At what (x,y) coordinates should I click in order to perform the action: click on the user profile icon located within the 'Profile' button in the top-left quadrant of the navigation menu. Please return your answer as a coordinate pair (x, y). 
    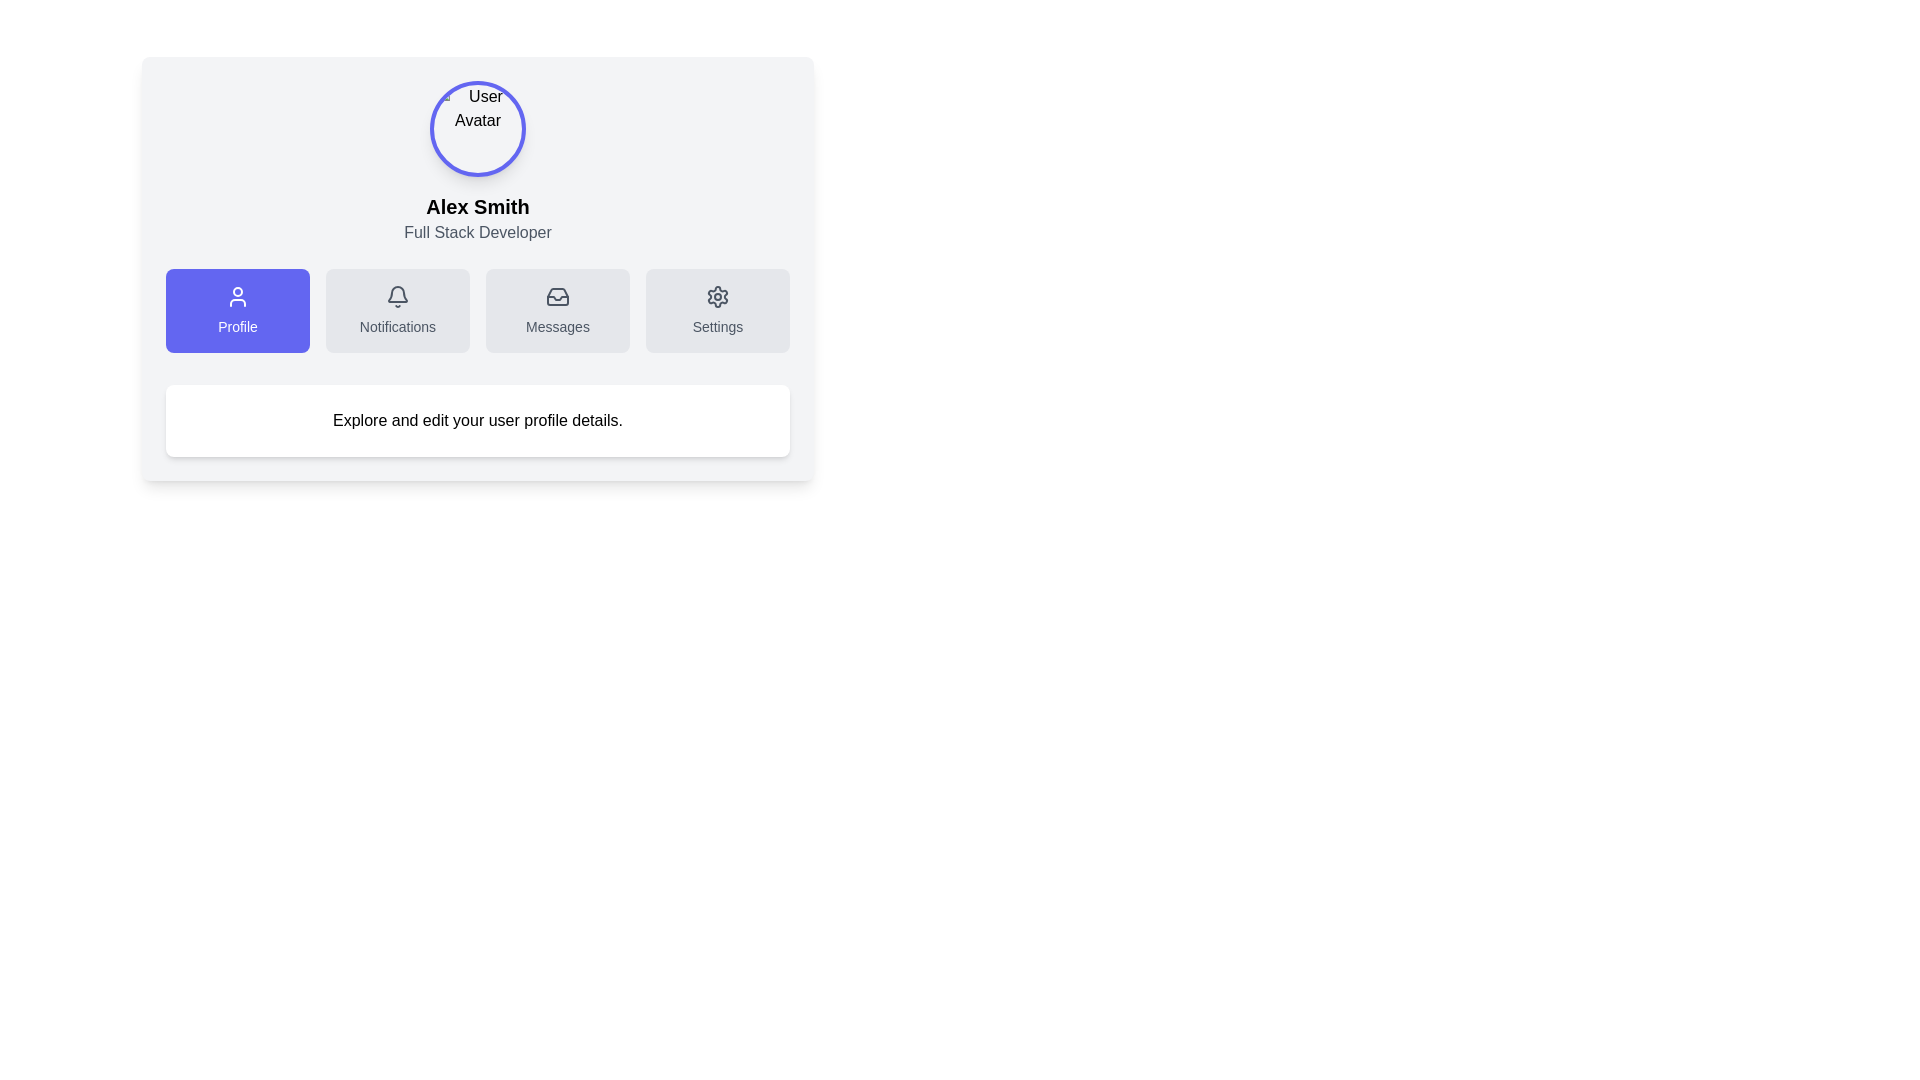
    Looking at the image, I should click on (238, 297).